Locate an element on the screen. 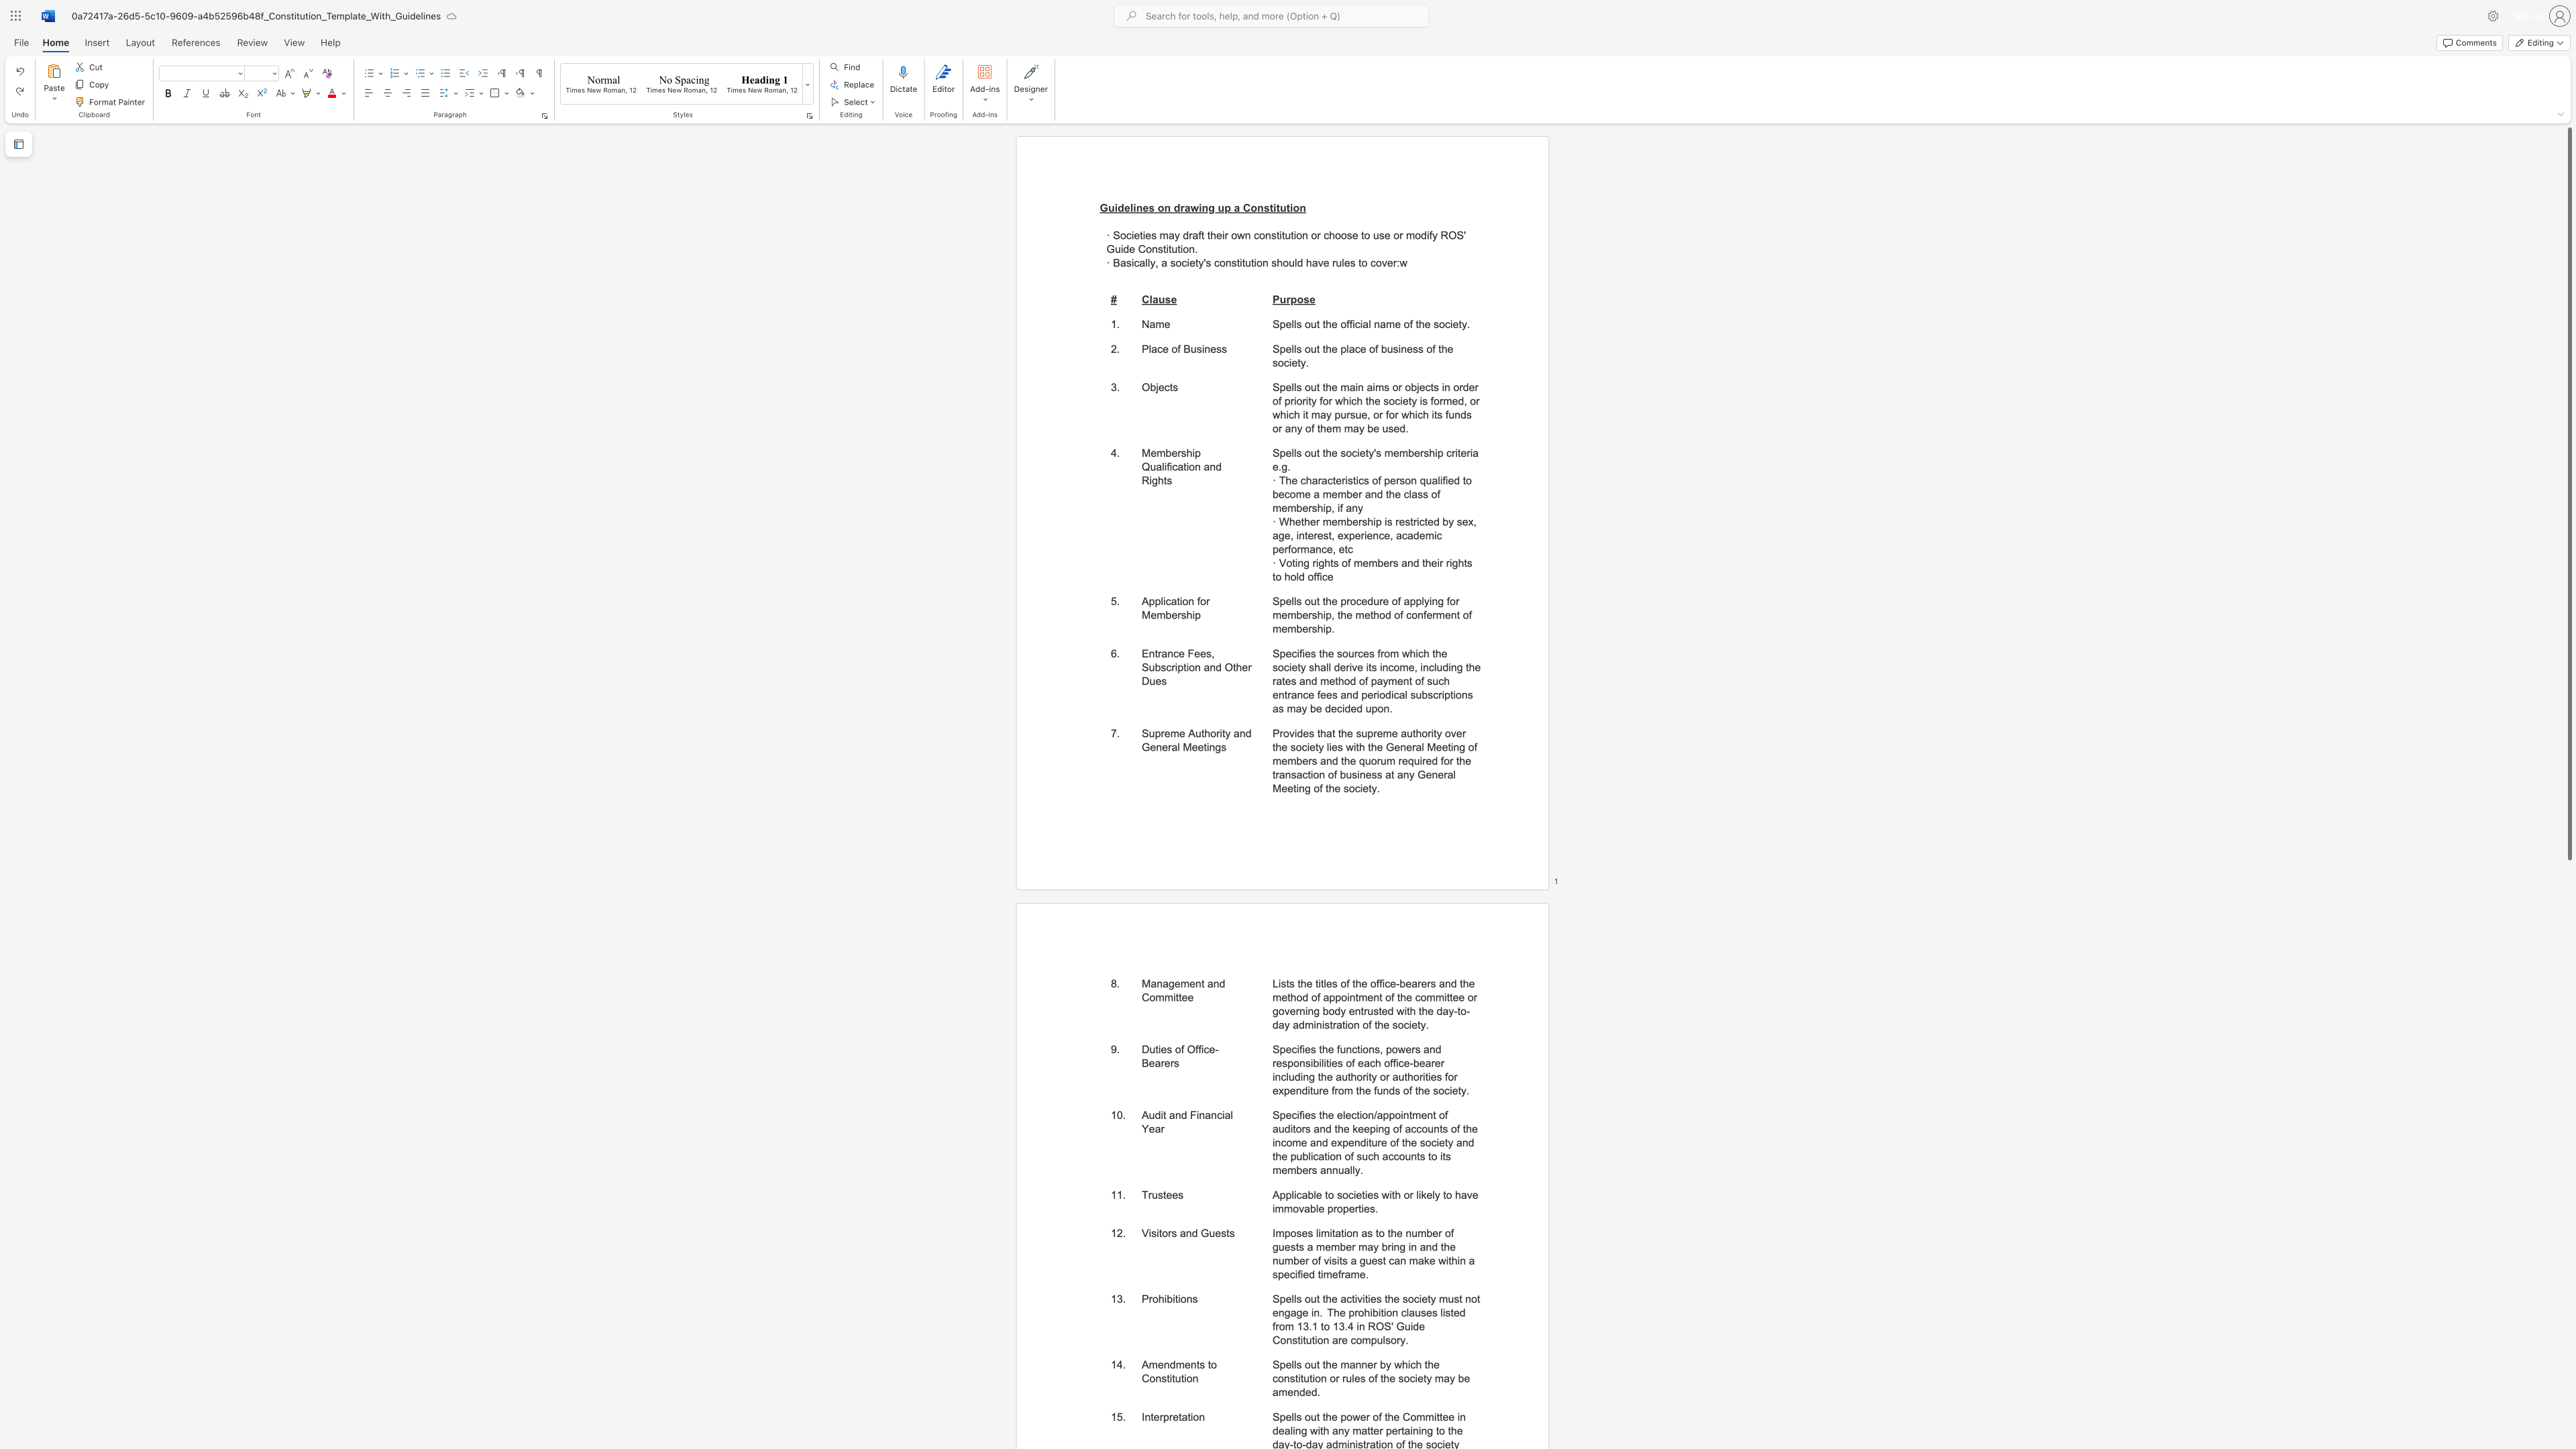 Image resolution: width=2576 pixels, height=1449 pixels. the space between the continuous character "t" and "u" in the text is located at coordinates (1171, 248).